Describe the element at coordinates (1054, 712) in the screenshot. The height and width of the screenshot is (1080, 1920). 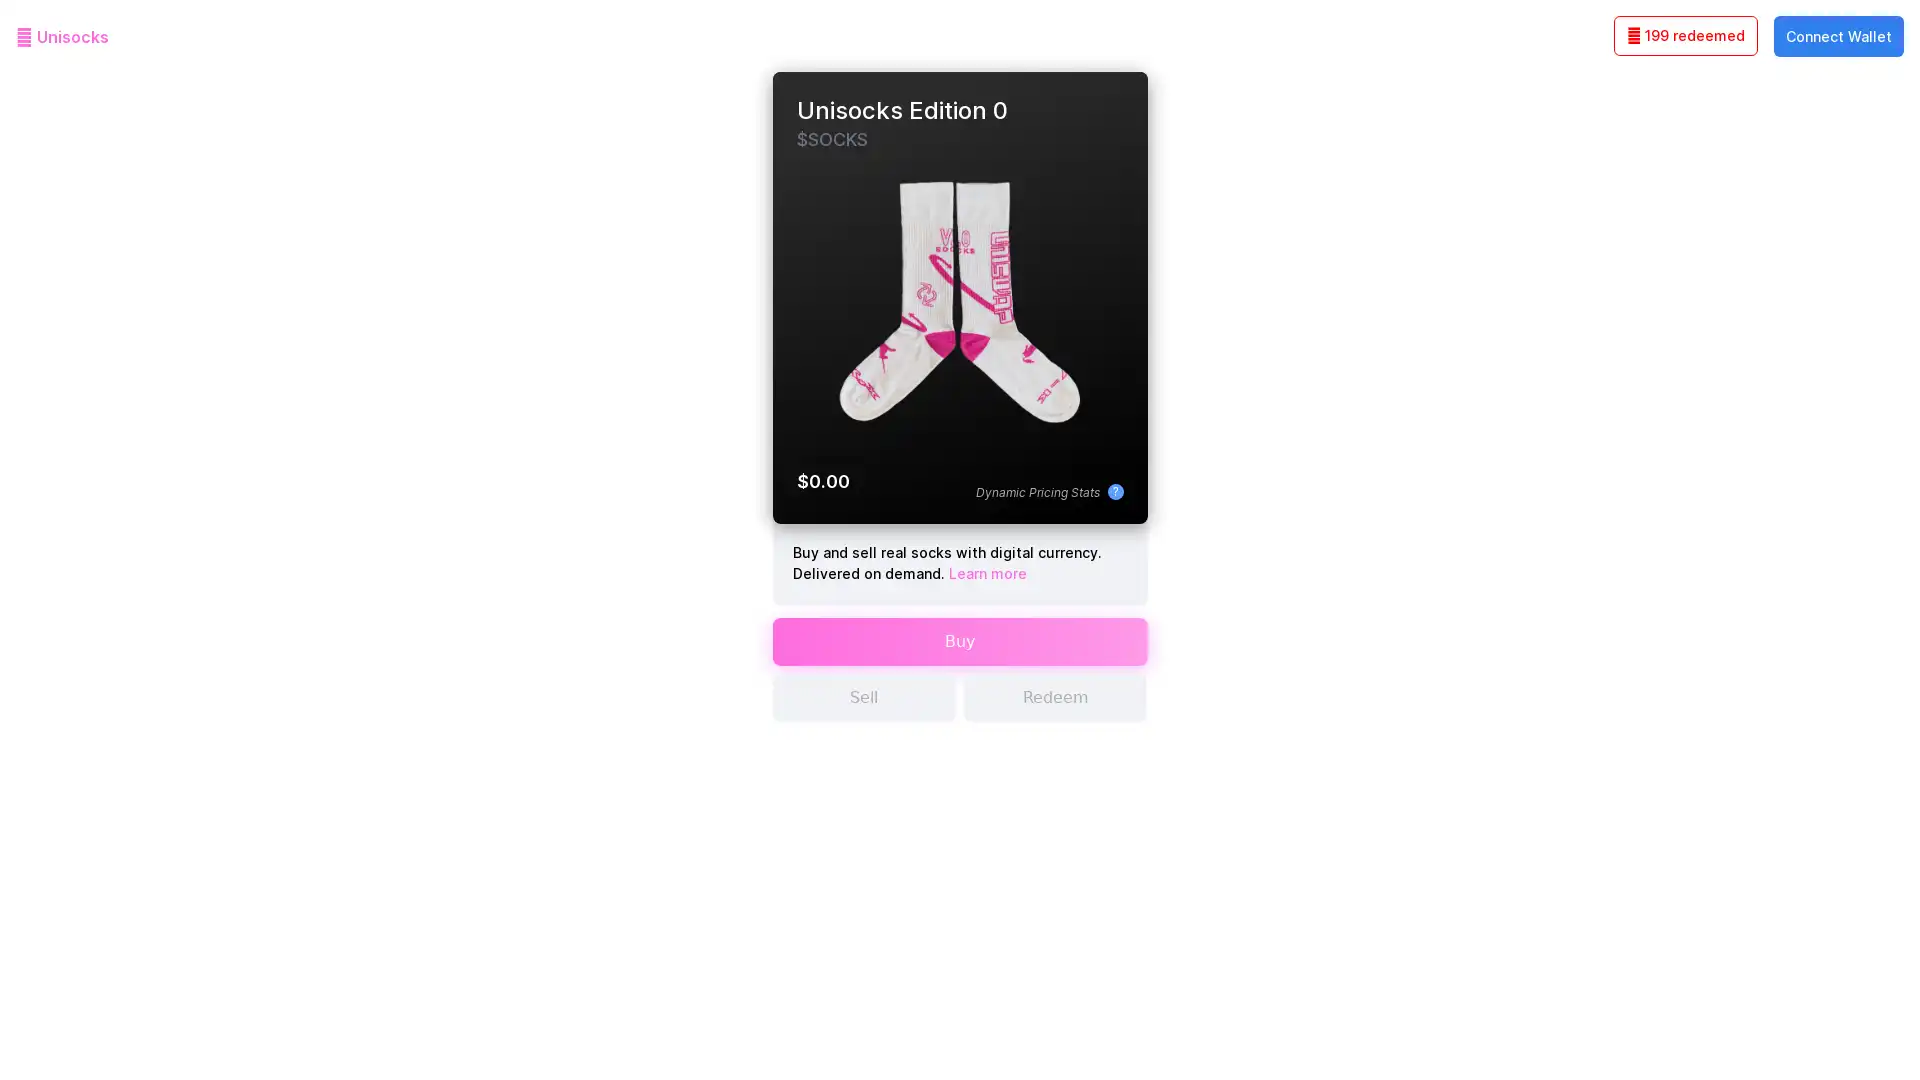
I see `Redeem` at that location.